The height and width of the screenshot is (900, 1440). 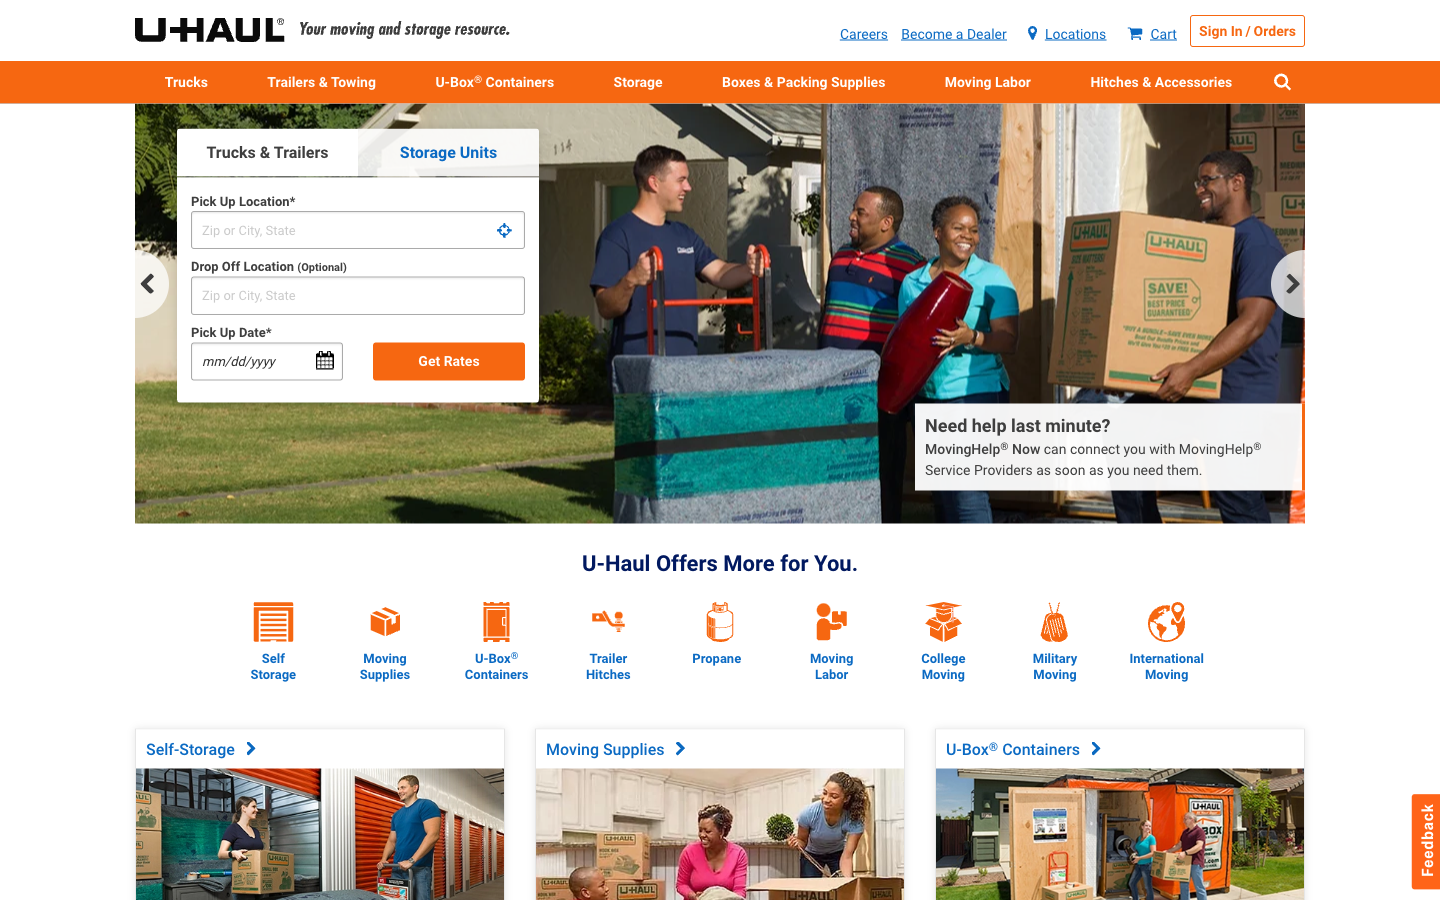 I want to click on the price of boxes, so click(x=384, y=604).